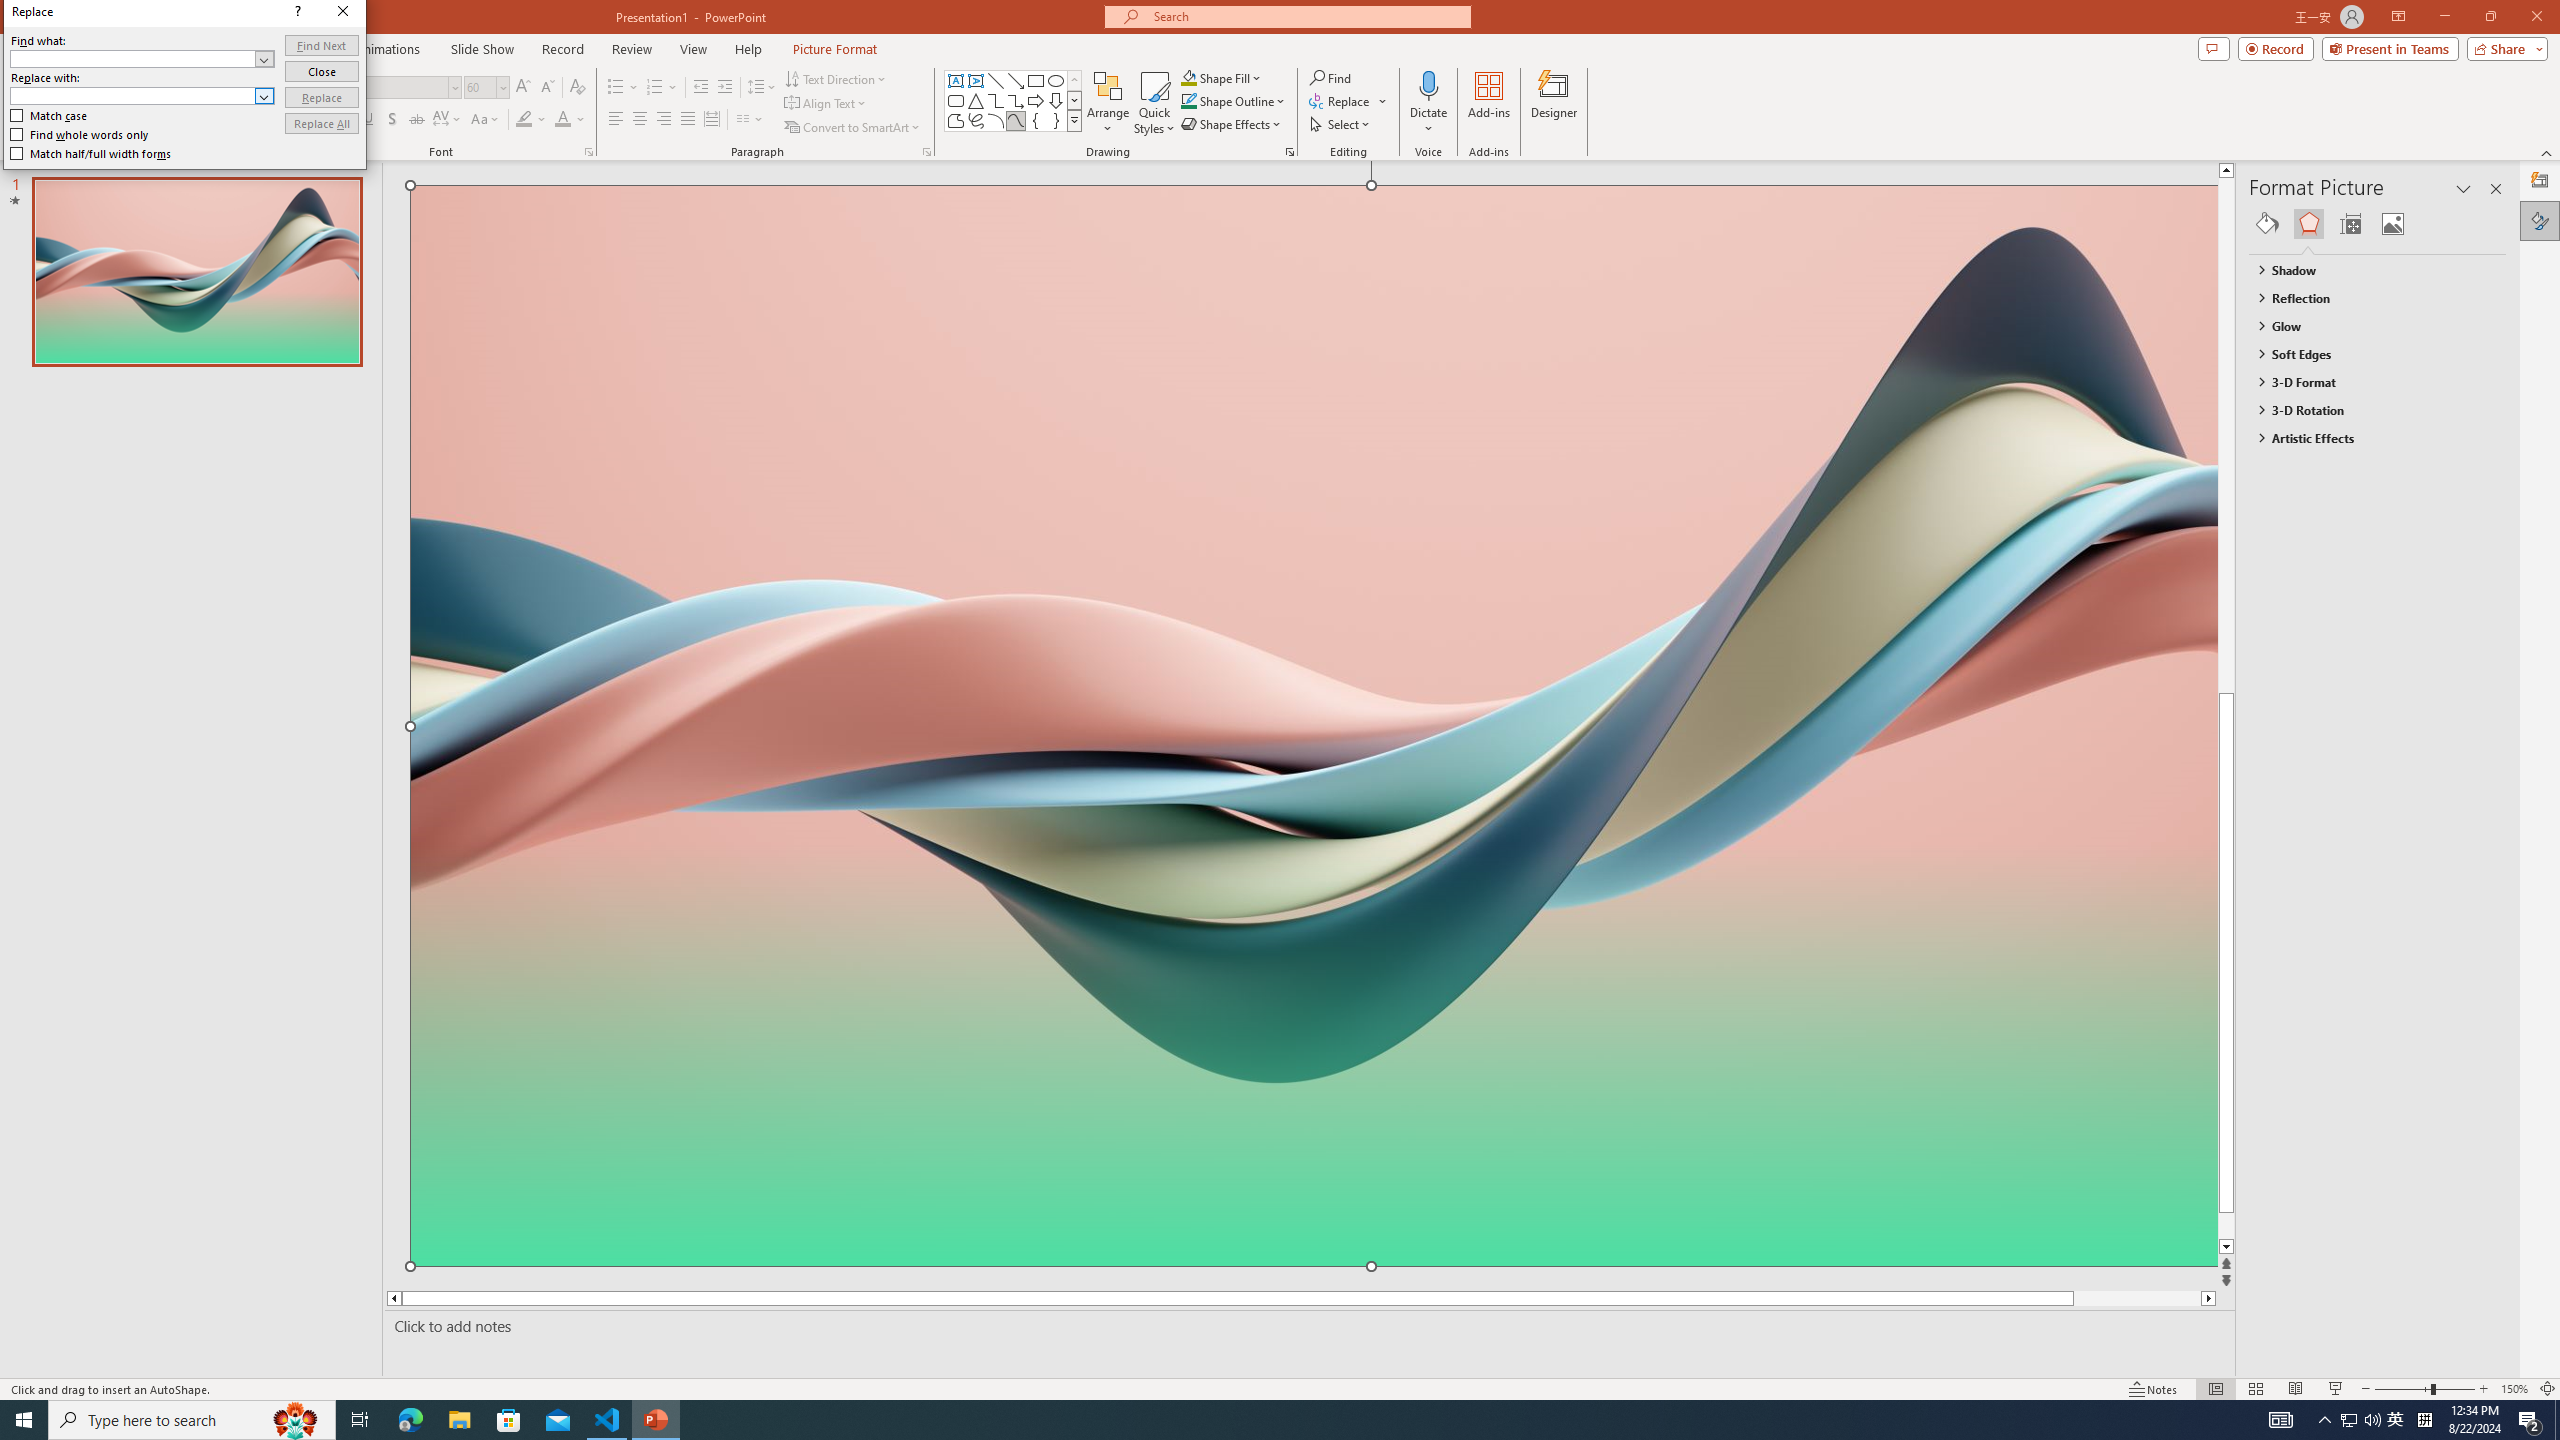  What do you see at coordinates (1055, 80) in the screenshot?
I see `'Oval'` at bounding box center [1055, 80].